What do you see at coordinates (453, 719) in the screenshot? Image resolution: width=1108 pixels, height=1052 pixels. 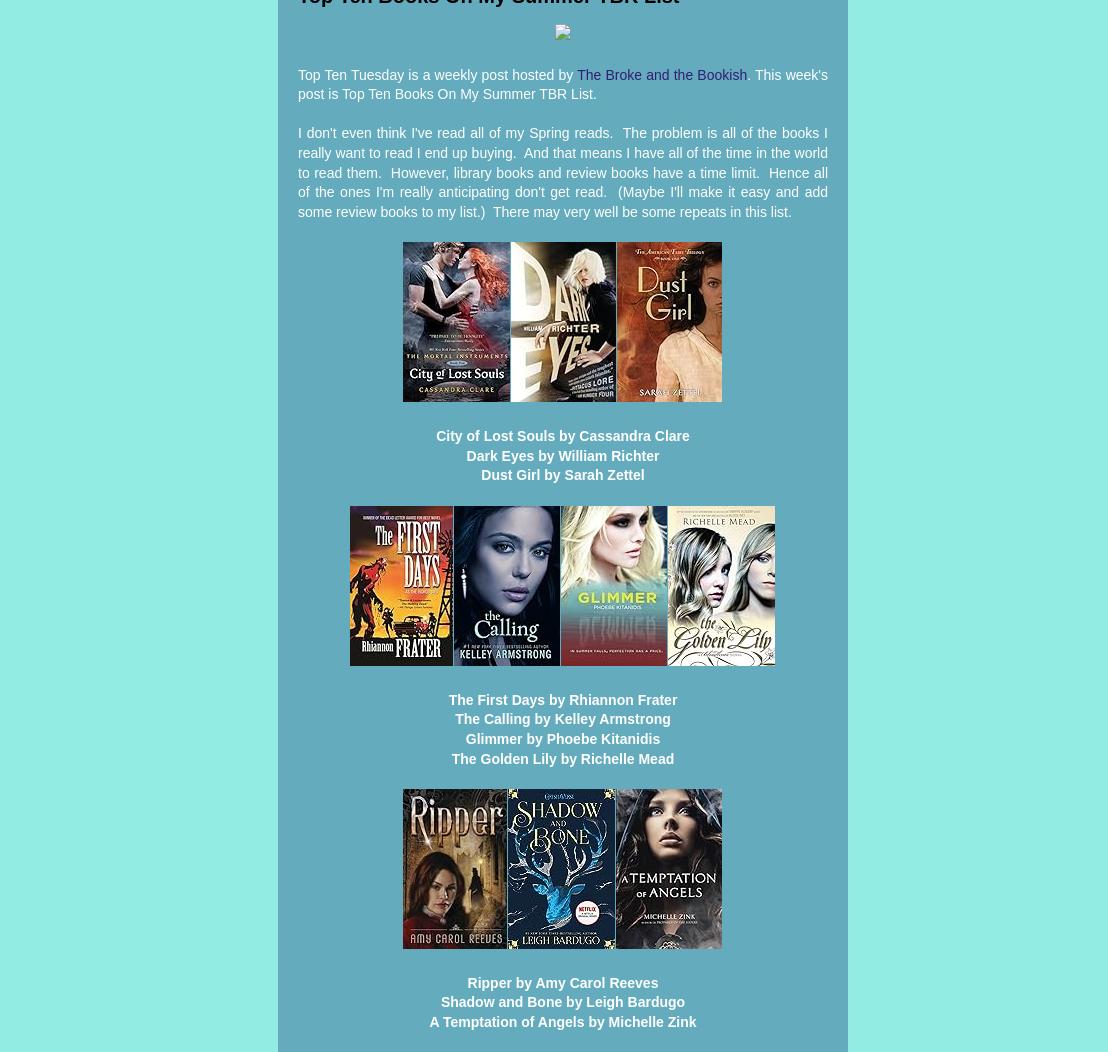 I see `'The Calling by Kelley Armstrong'` at bounding box center [453, 719].